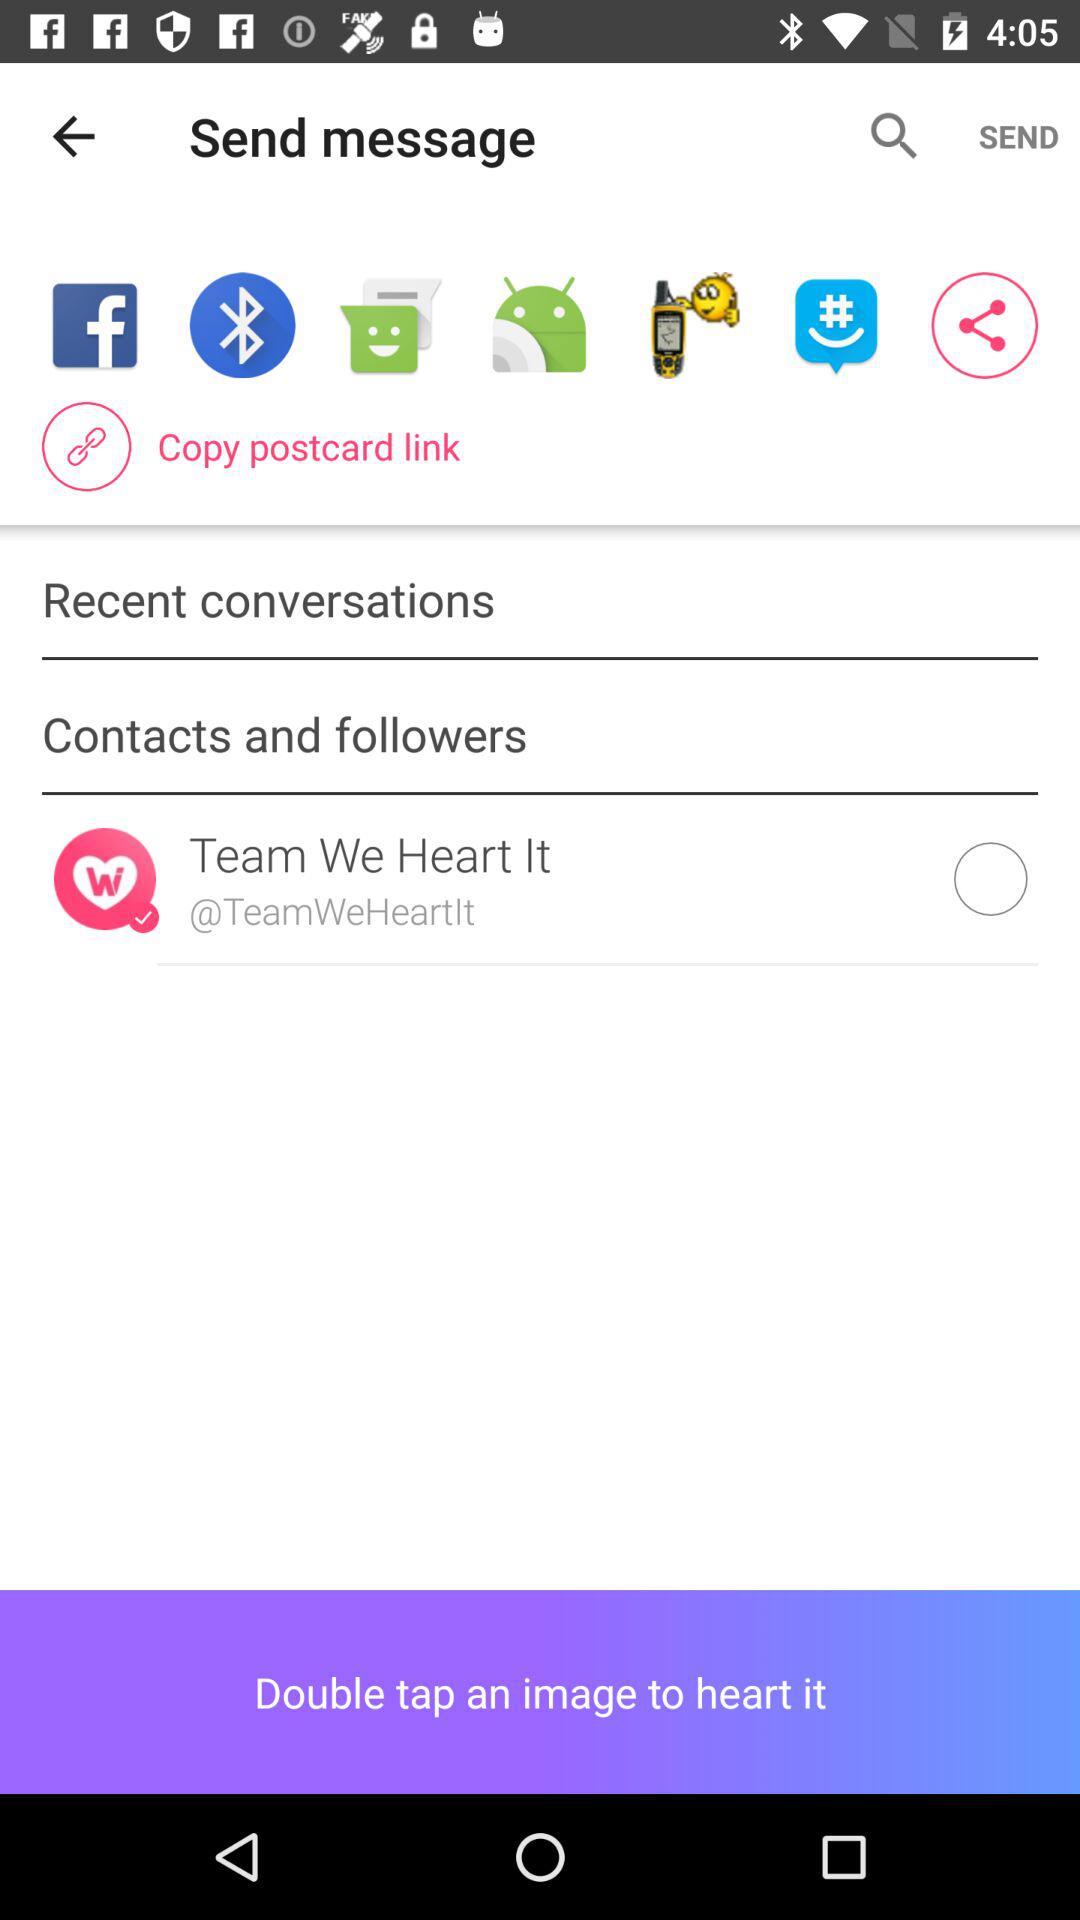 Image resolution: width=1080 pixels, height=1920 pixels. What do you see at coordinates (72, 135) in the screenshot?
I see `the icon next to the send message icon` at bounding box center [72, 135].